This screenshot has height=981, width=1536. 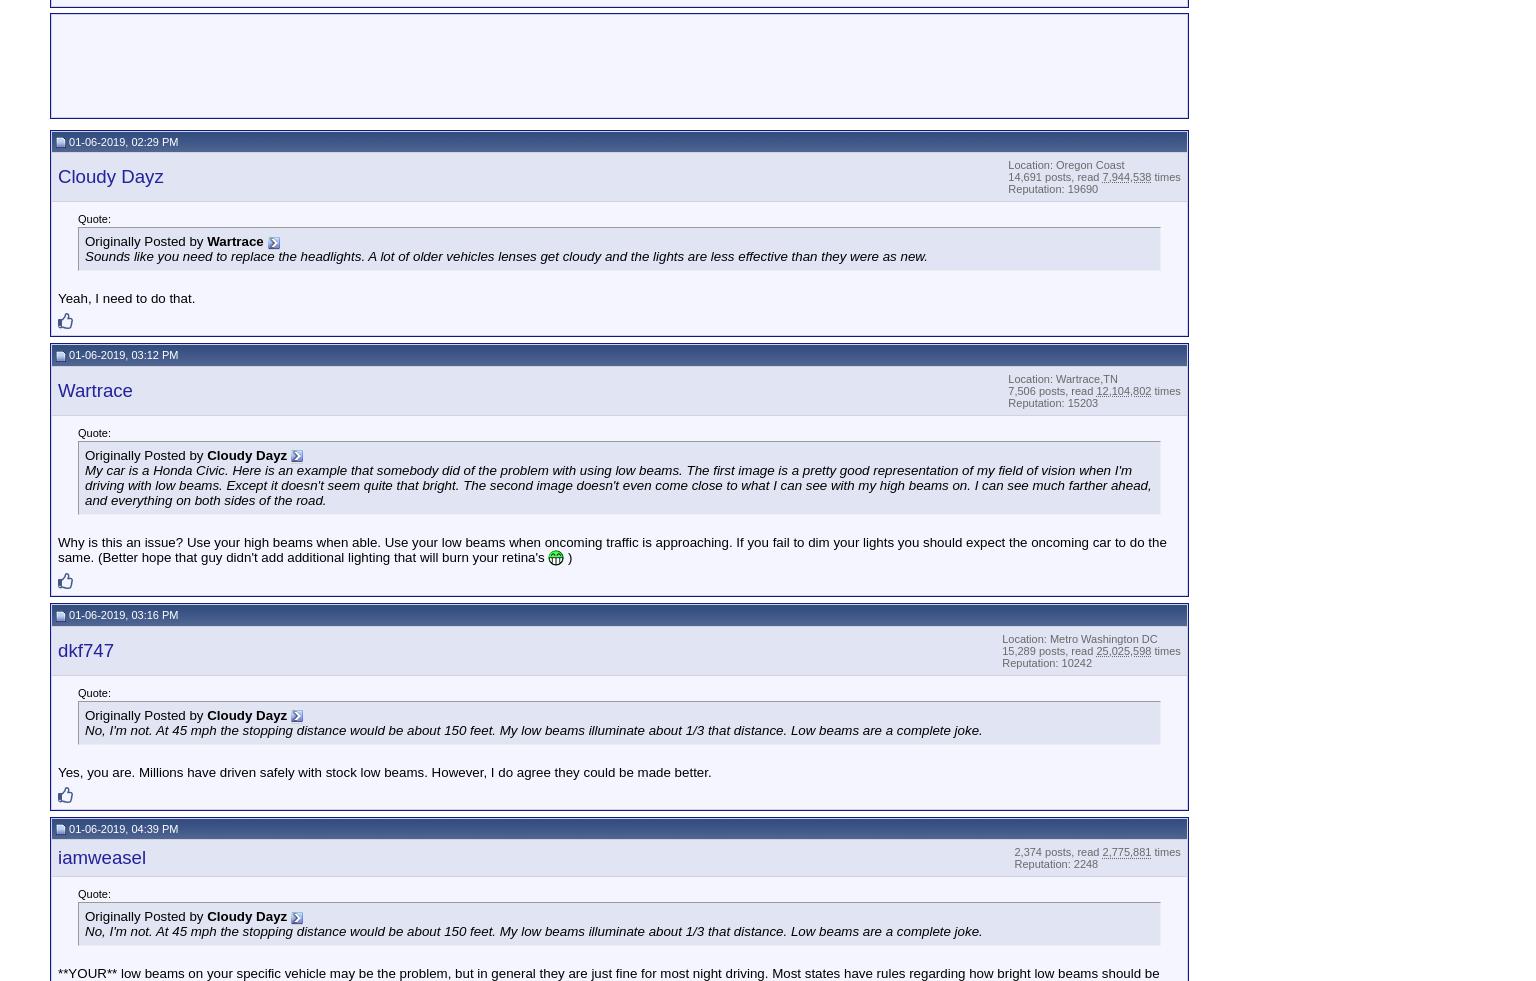 What do you see at coordinates (1125, 851) in the screenshot?
I see `'2,775,881'` at bounding box center [1125, 851].